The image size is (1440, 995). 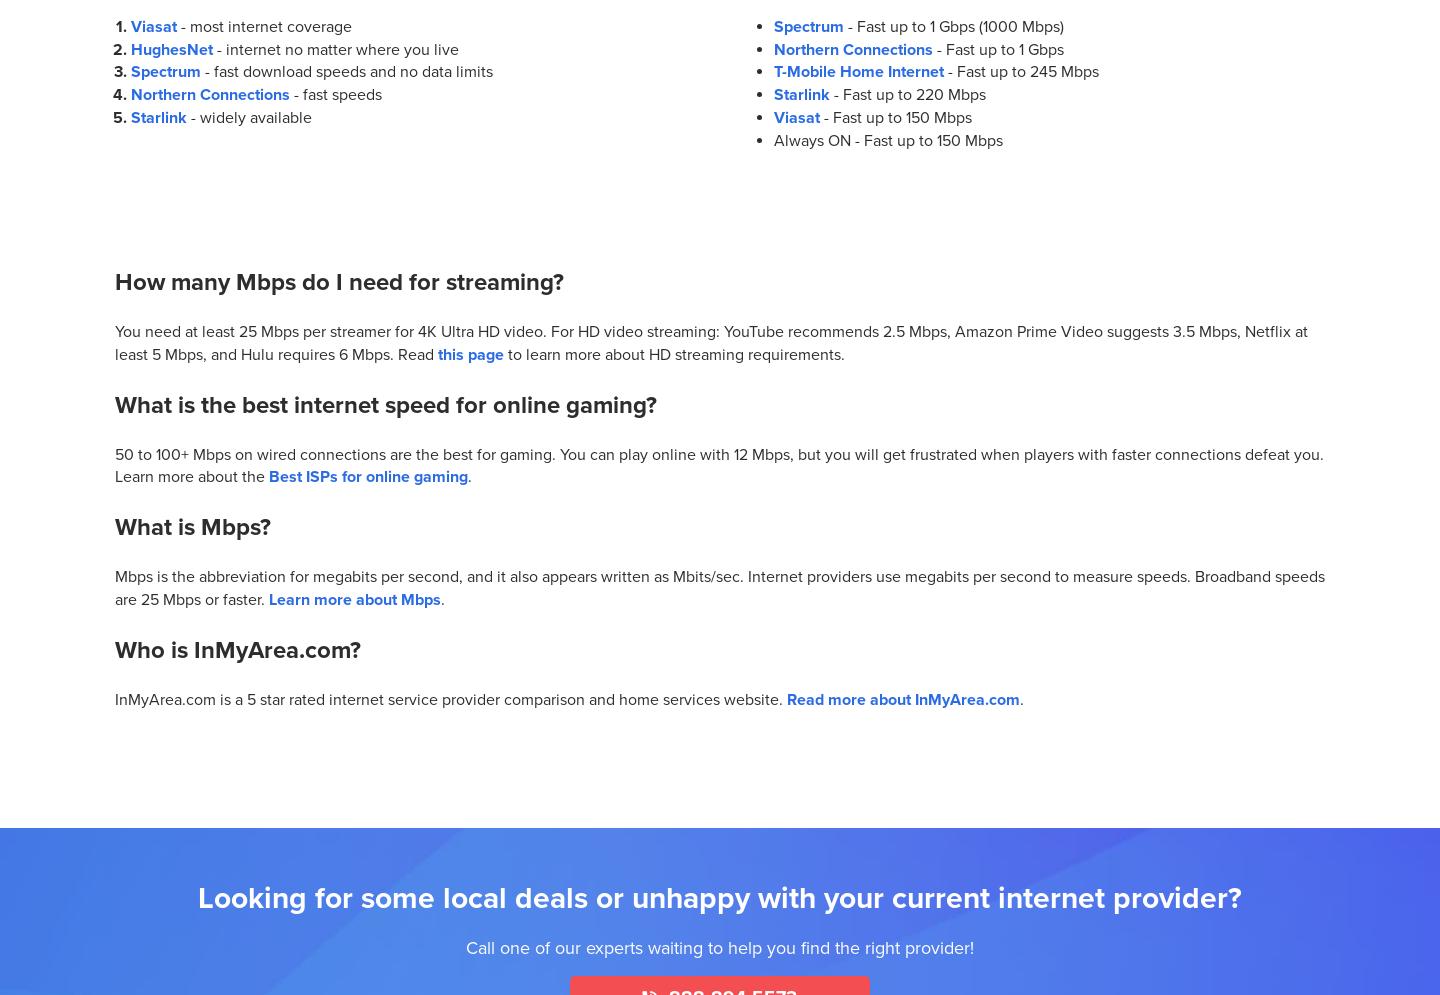 I want to click on '- Fast up to 220 Mbps', so click(x=907, y=95).